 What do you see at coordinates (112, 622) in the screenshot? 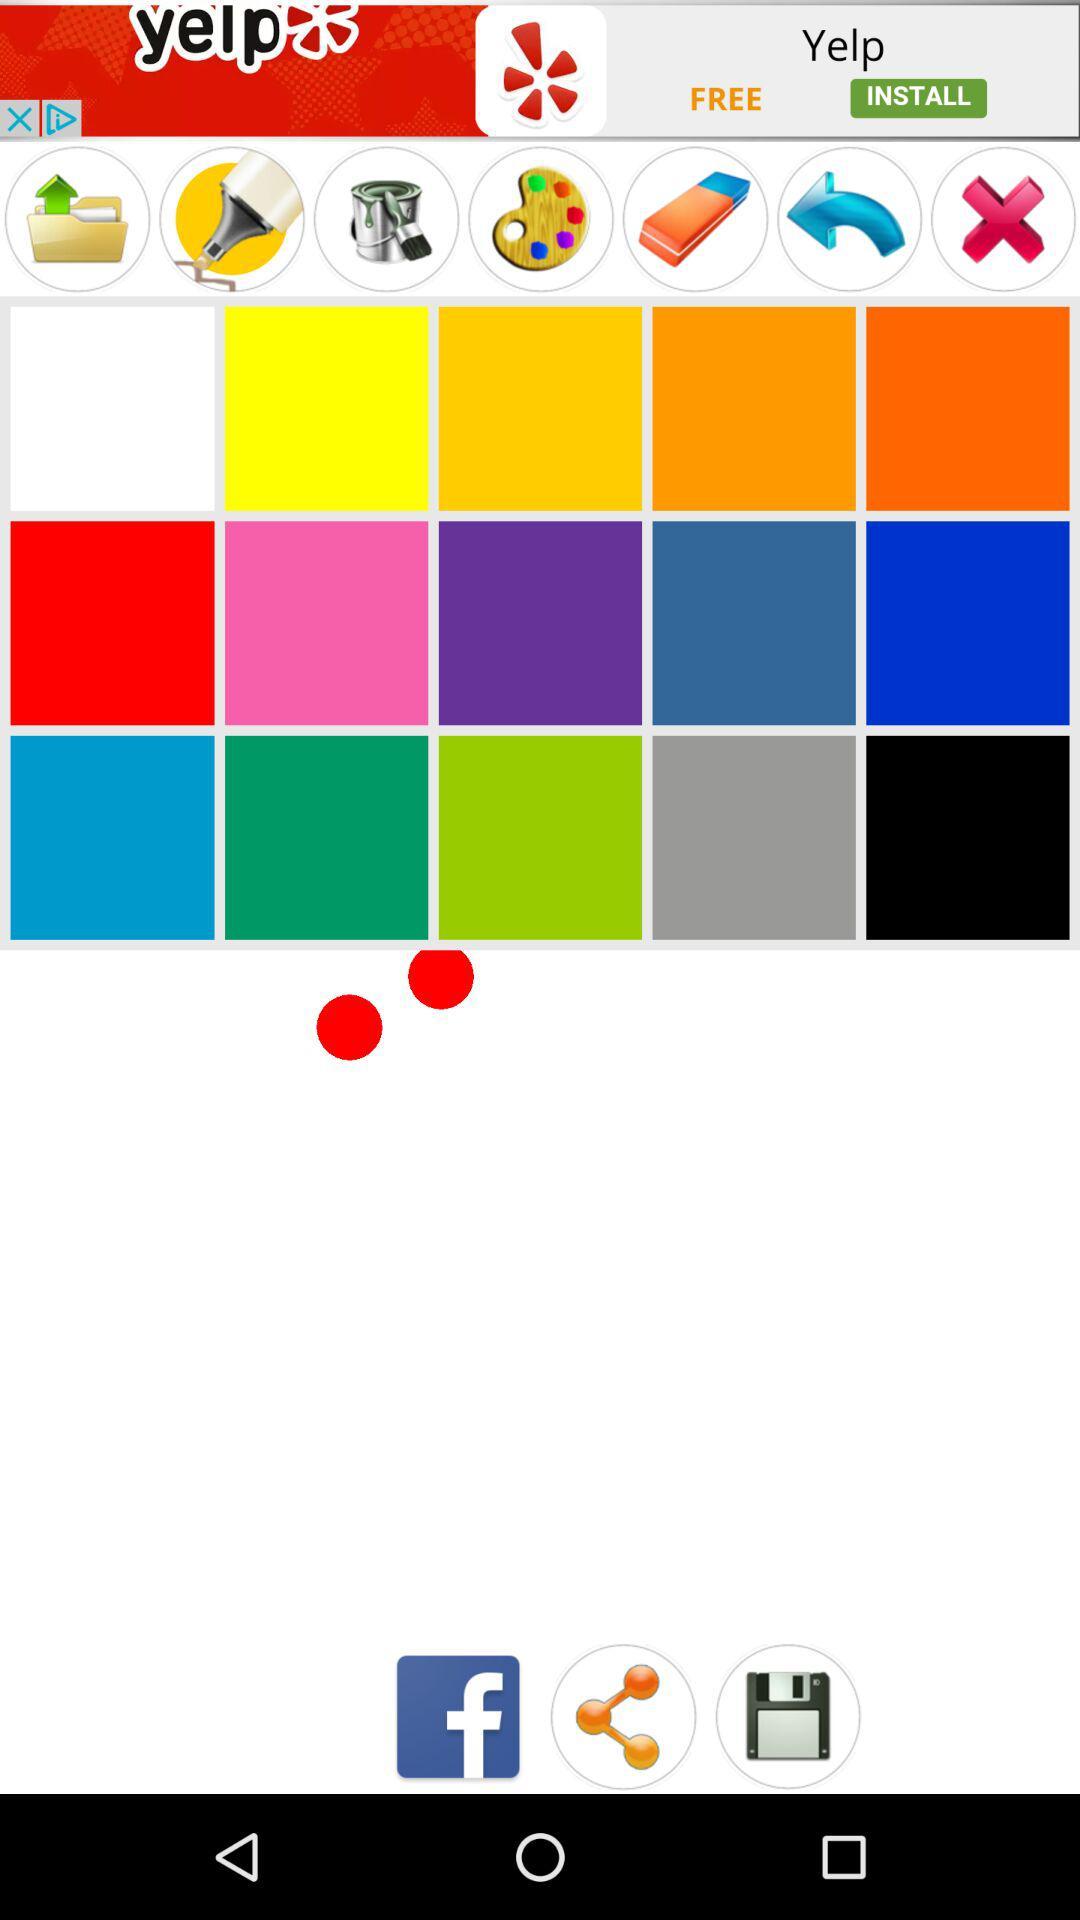
I see `coloring page` at bounding box center [112, 622].